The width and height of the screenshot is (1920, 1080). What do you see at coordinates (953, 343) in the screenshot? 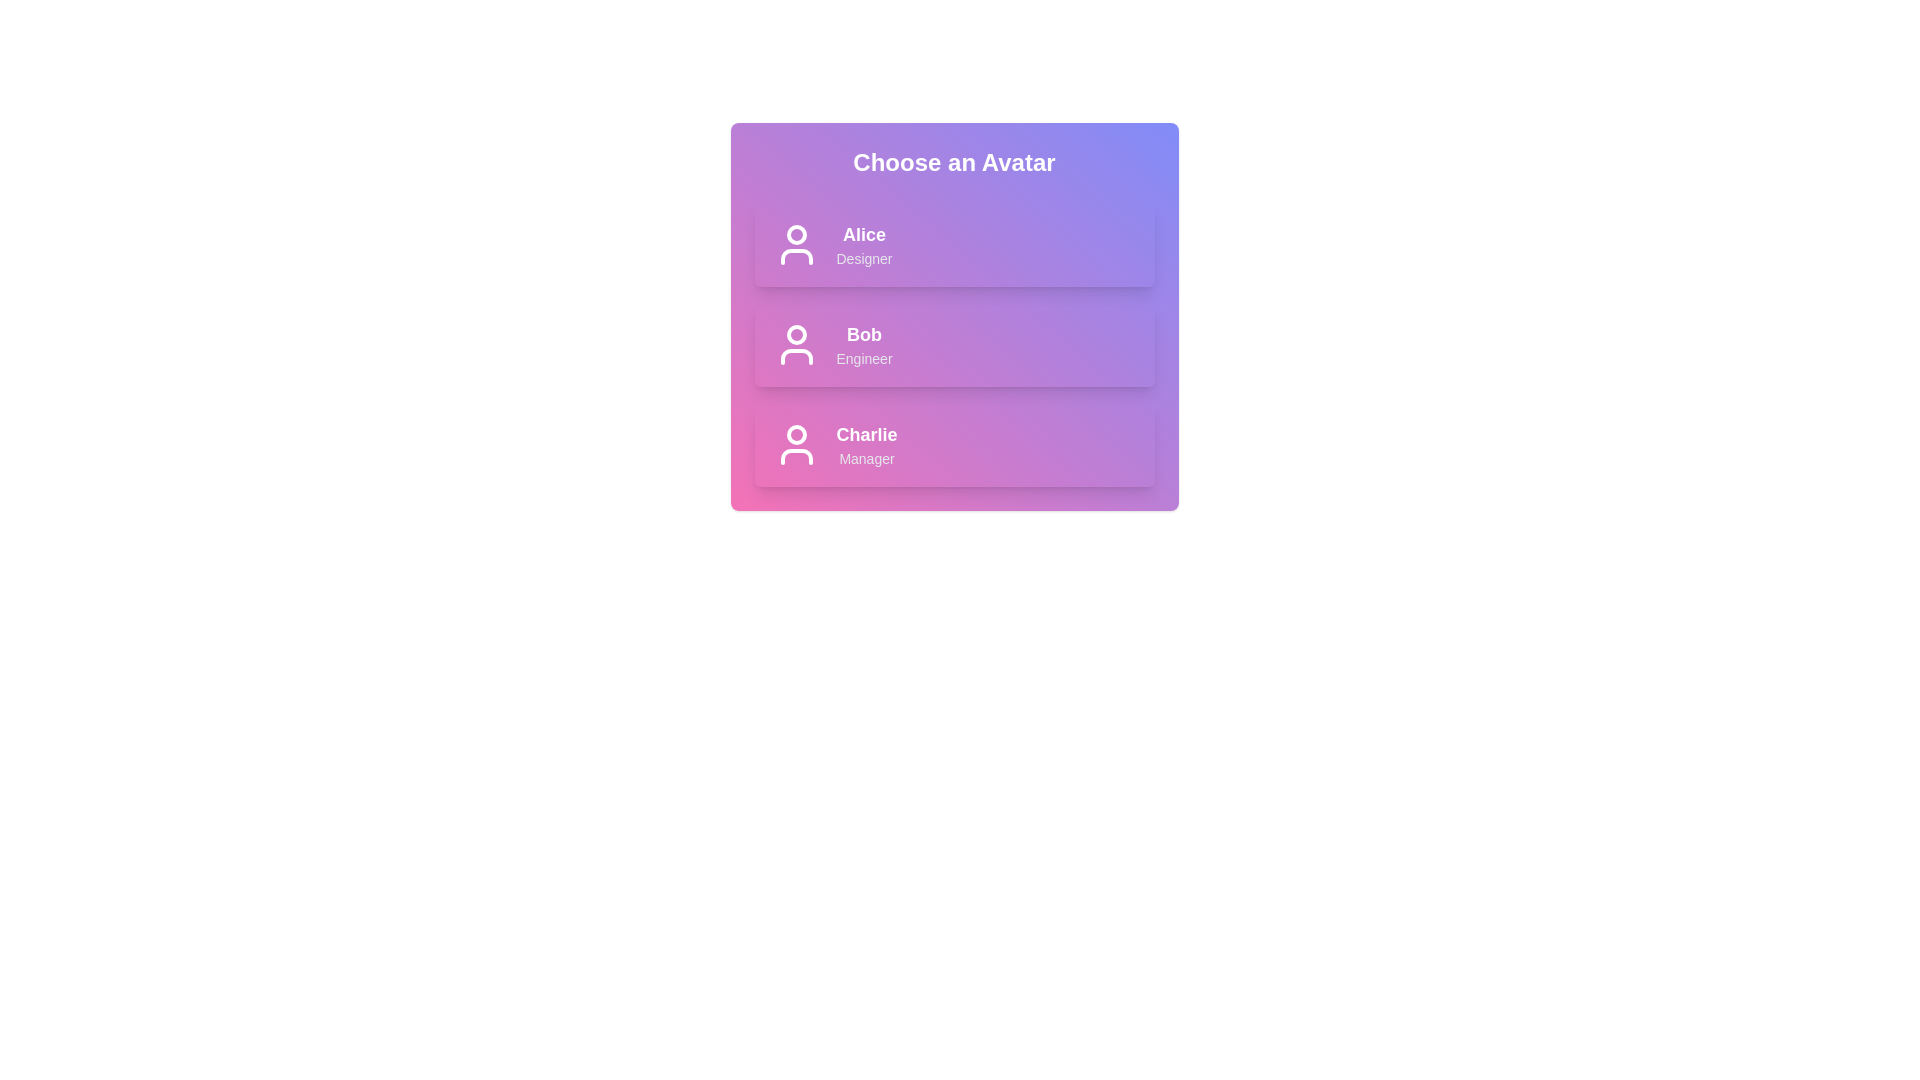
I see `the clickable list item displaying the name 'Bob' and designation 'Engineer' on a purple background, which is the second item in the list` at bounding box center [953, 343].